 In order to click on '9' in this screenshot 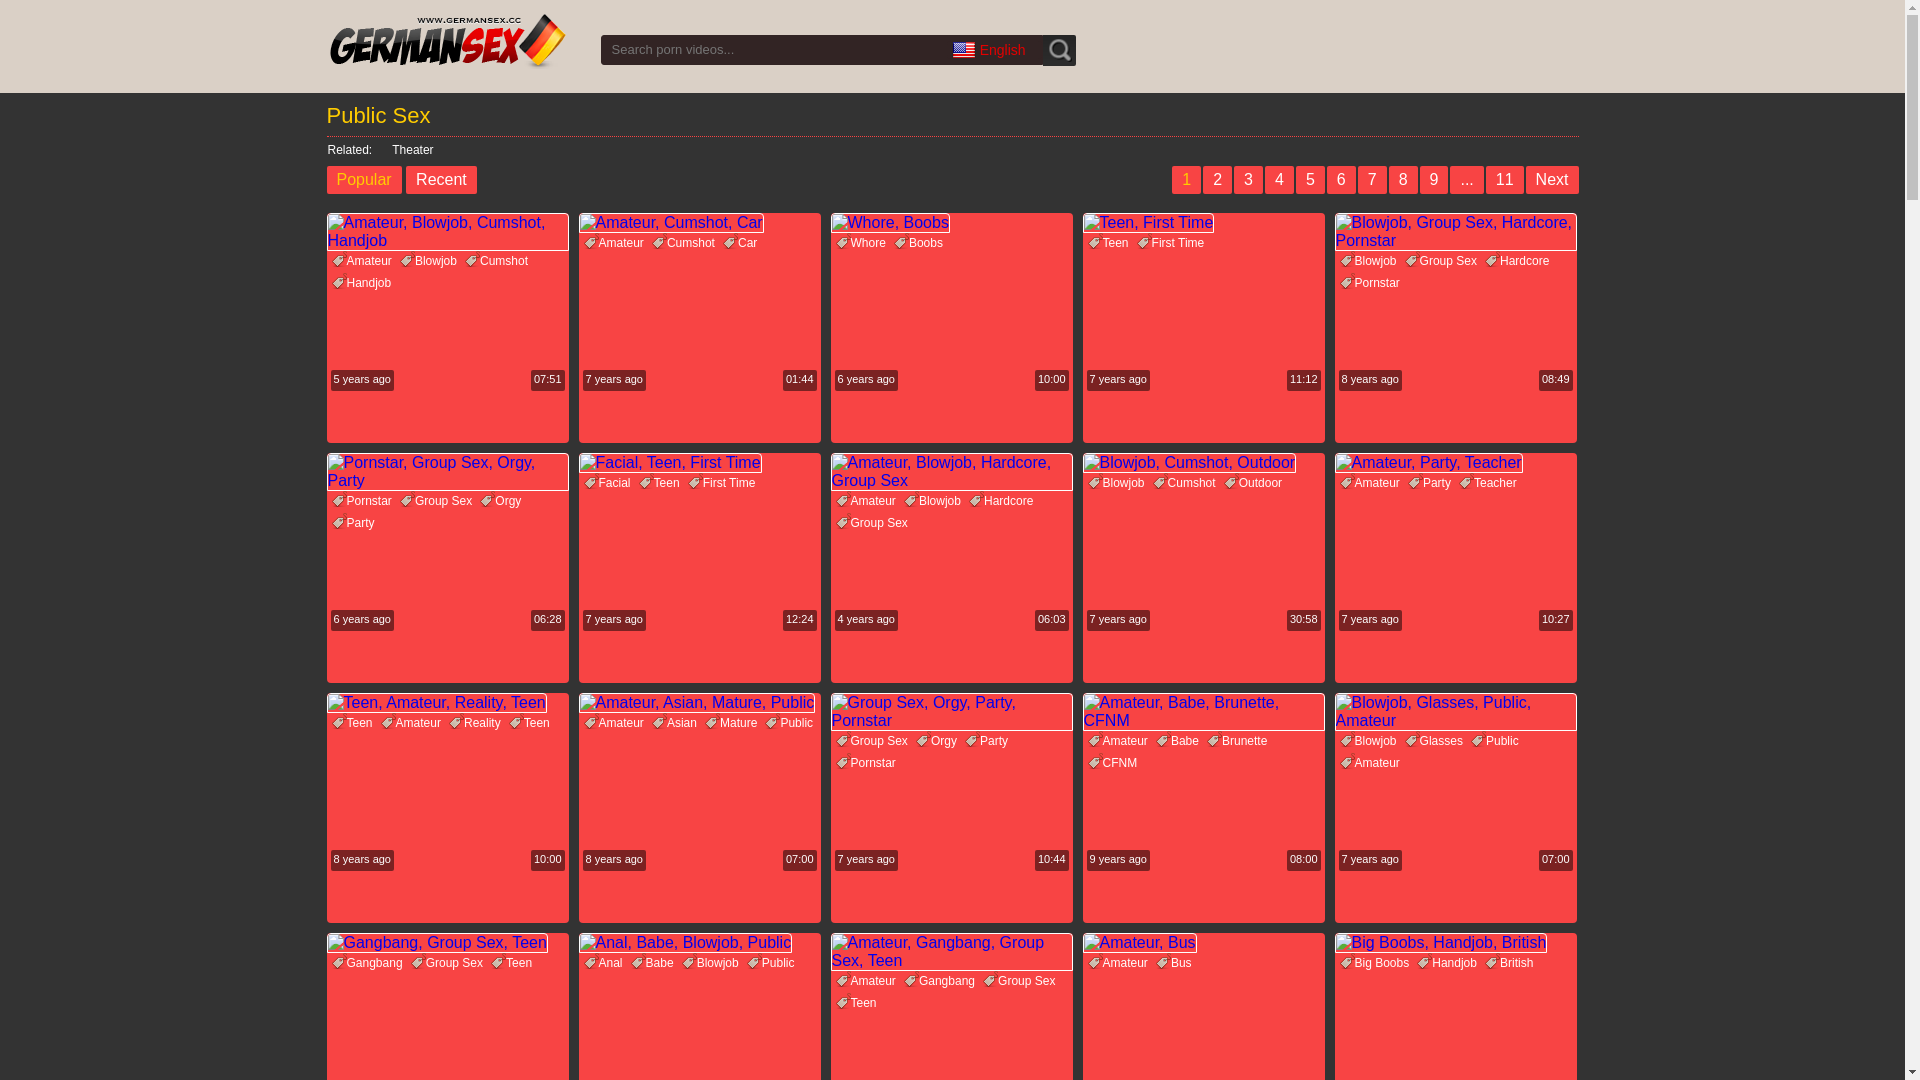, I will do `click(1433, 180)`.